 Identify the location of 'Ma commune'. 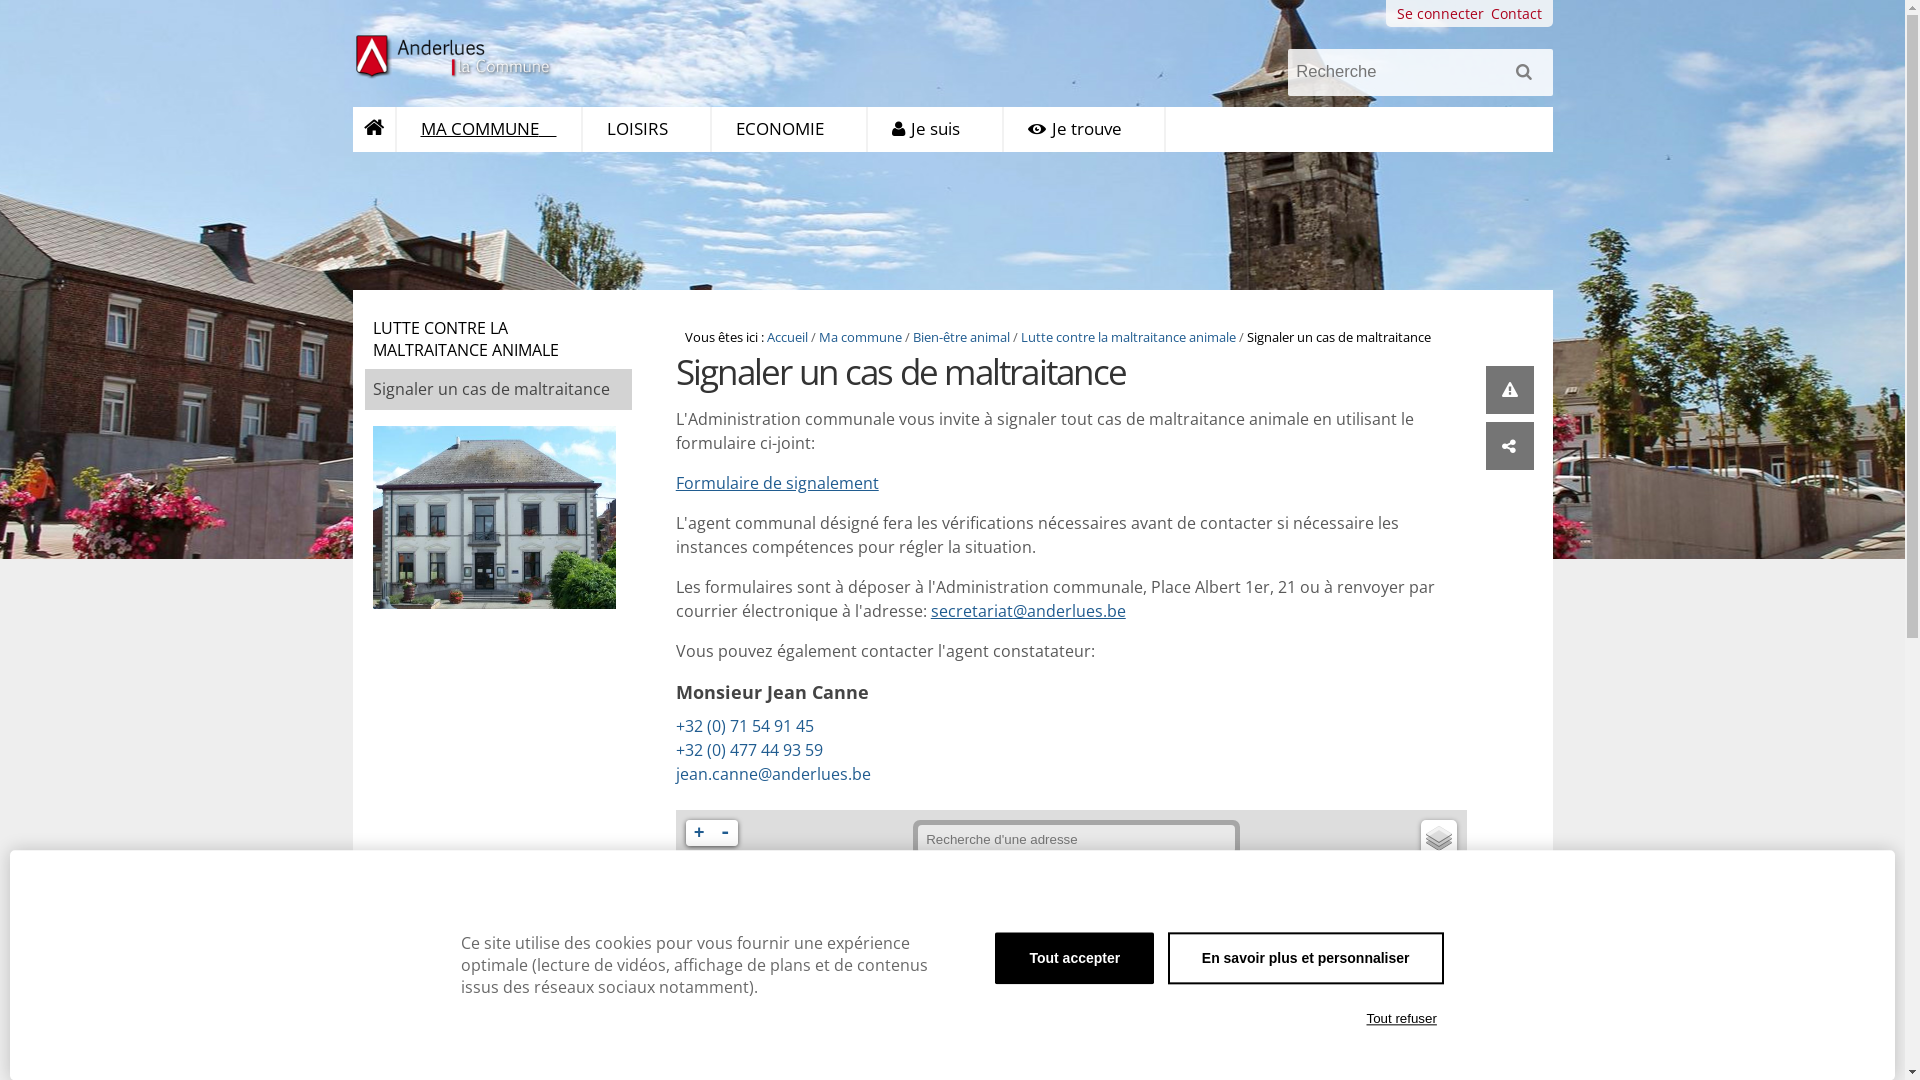
(860, 335).